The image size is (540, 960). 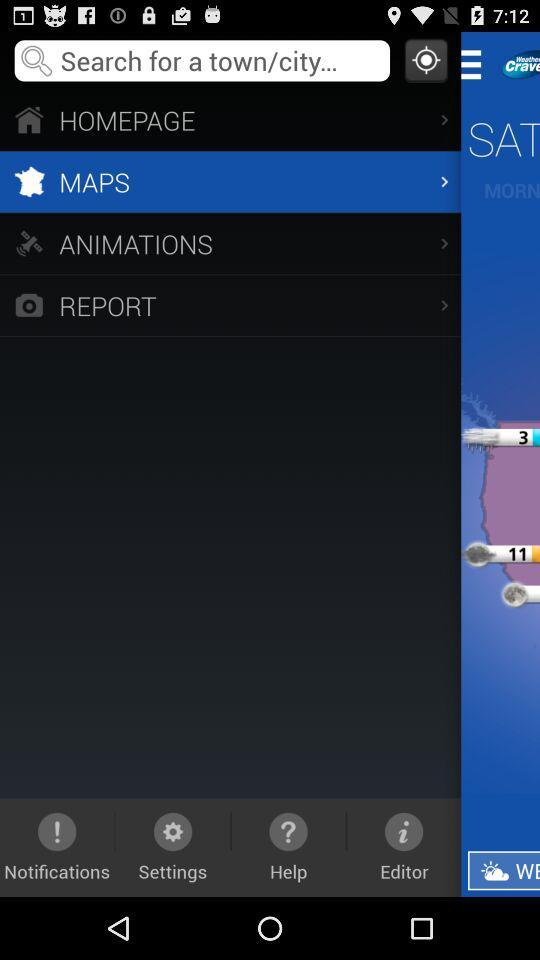 I want to click on the menu icon, so click(x=476, y=68).